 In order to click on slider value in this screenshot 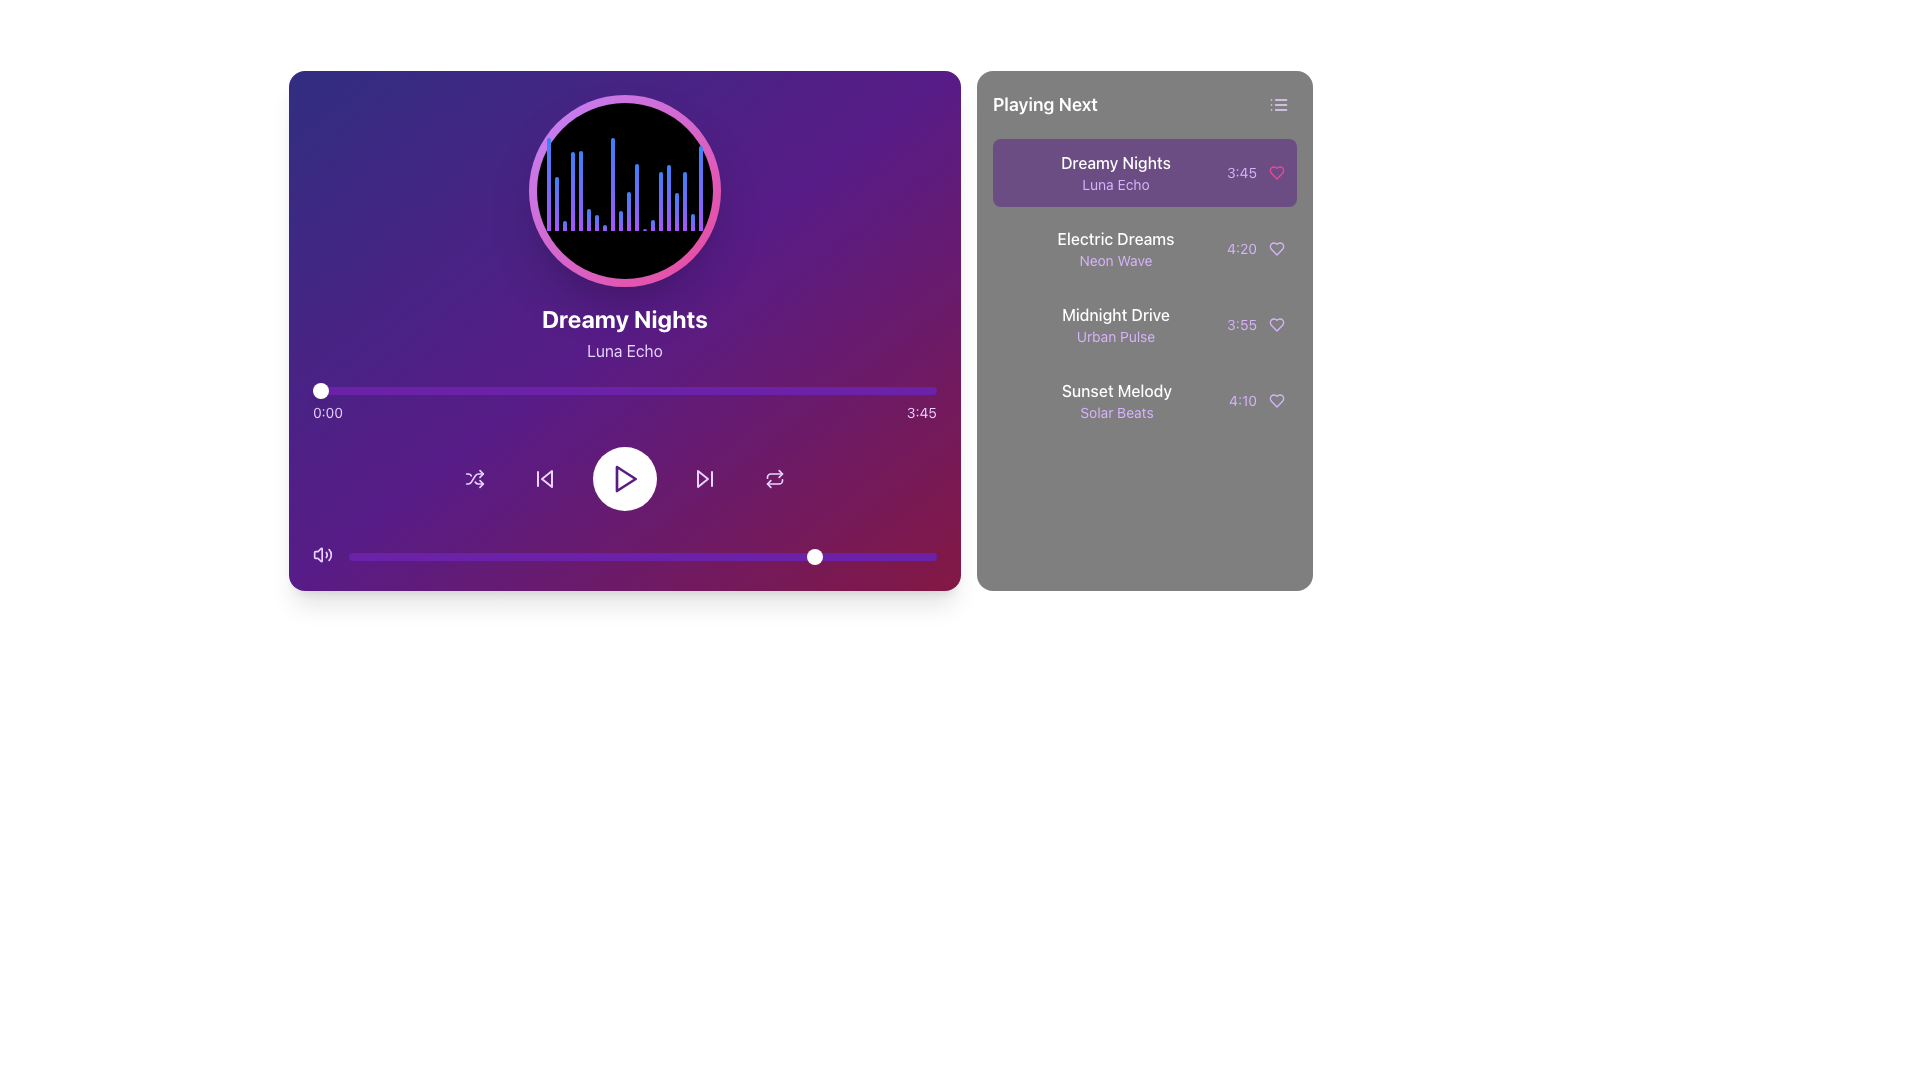, I will do `click(782, 556)`.